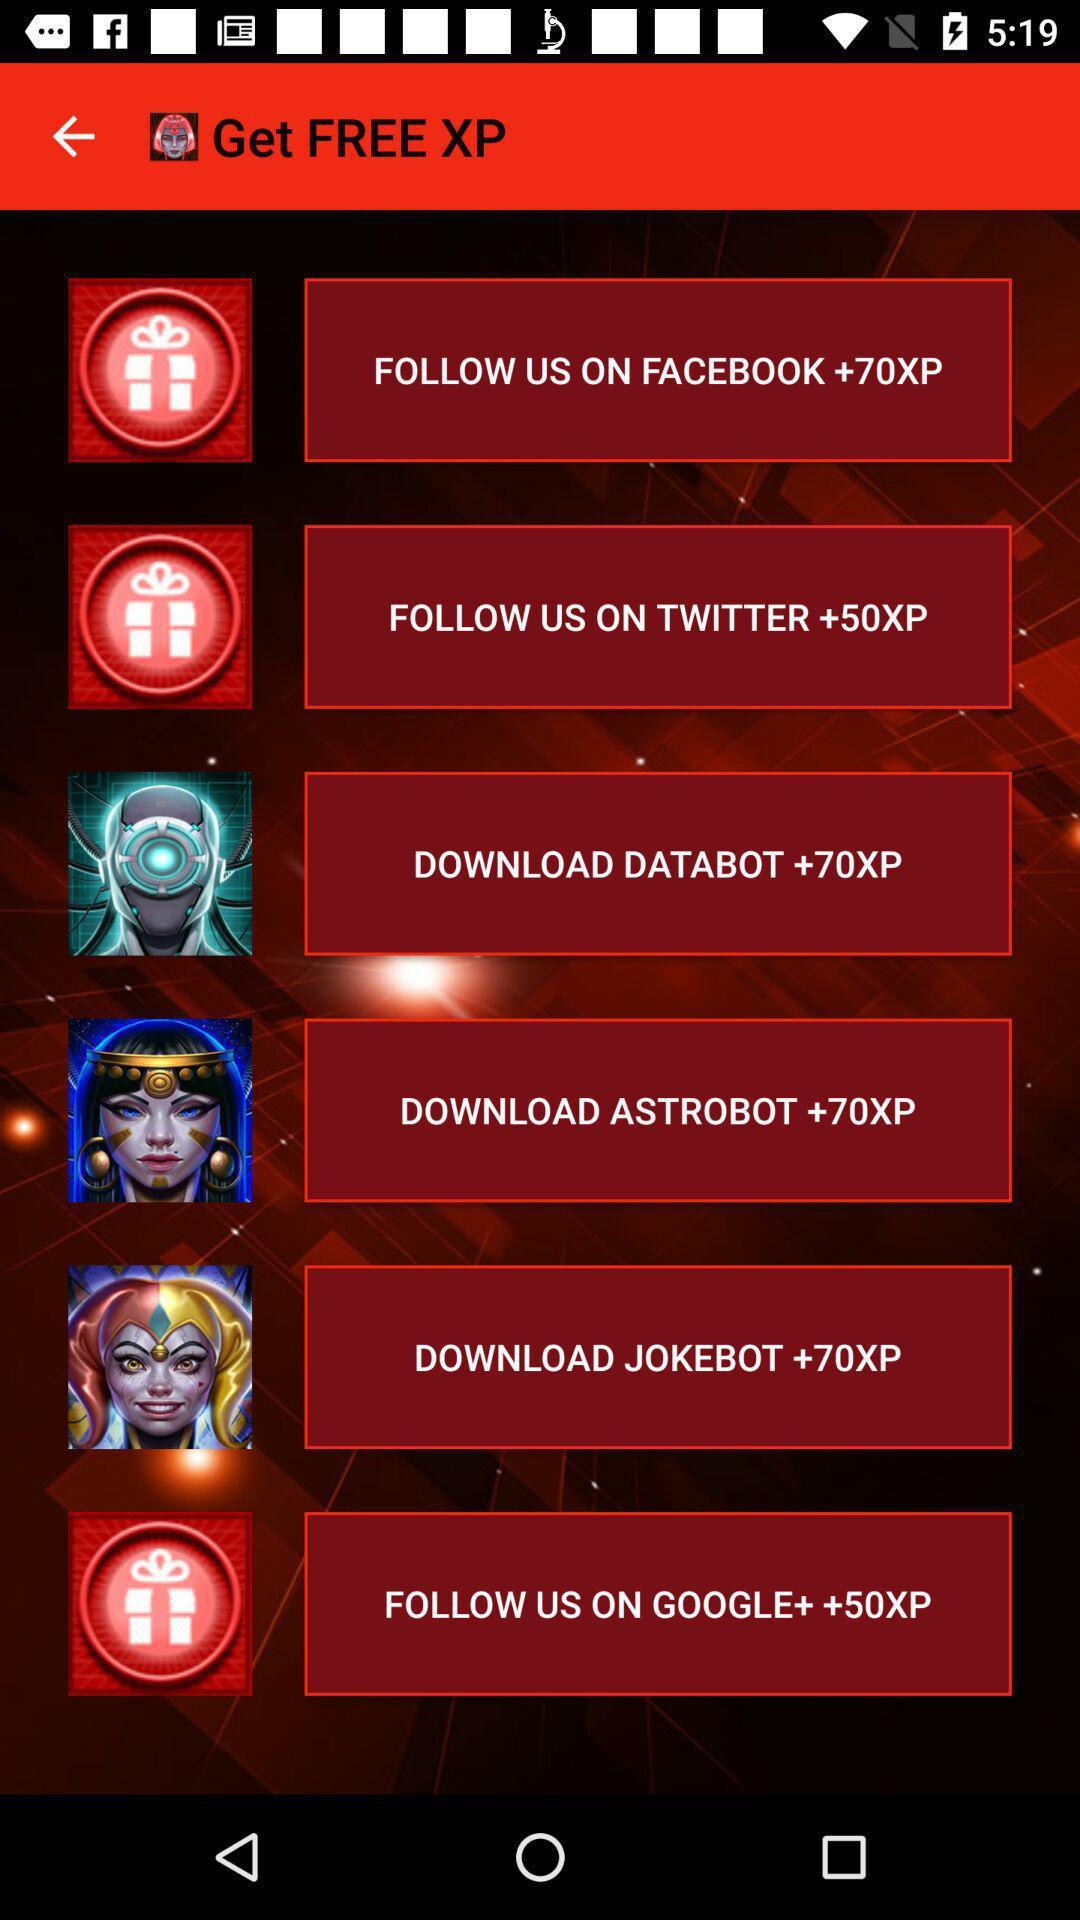  What do you see at coordinates (159, 1357) in the screenshot?
I see `game option` at bounding box center [159, 1357].